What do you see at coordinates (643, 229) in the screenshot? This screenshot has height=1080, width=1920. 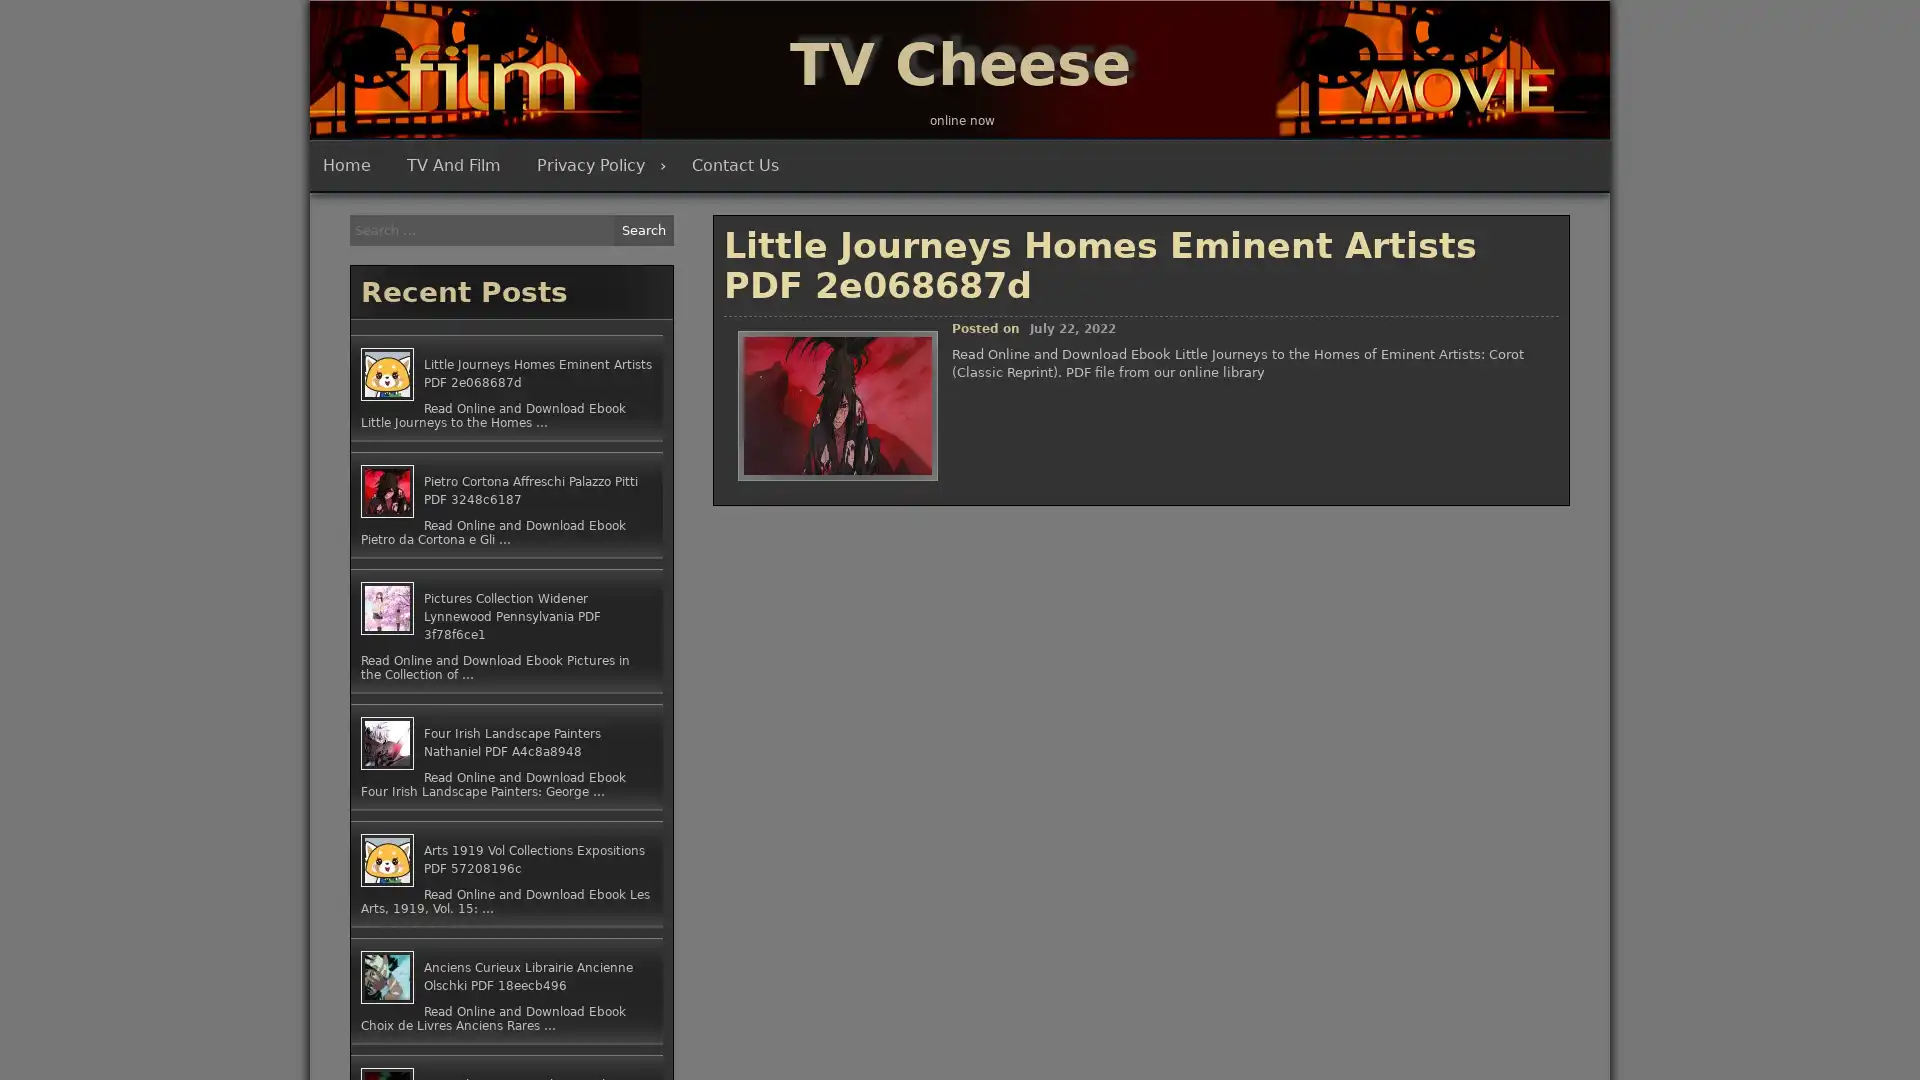 I see `Search` at bounding box center [643, 229].